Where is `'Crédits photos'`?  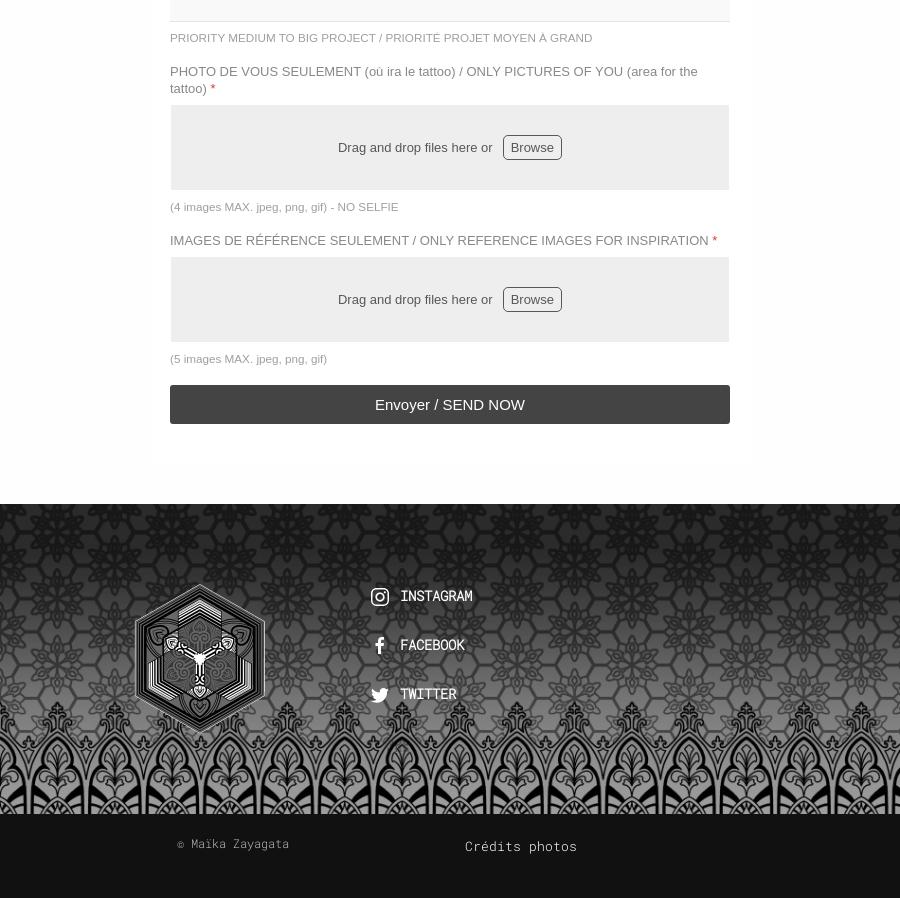
'Crédits photos' is located at coordinates (520, 845).